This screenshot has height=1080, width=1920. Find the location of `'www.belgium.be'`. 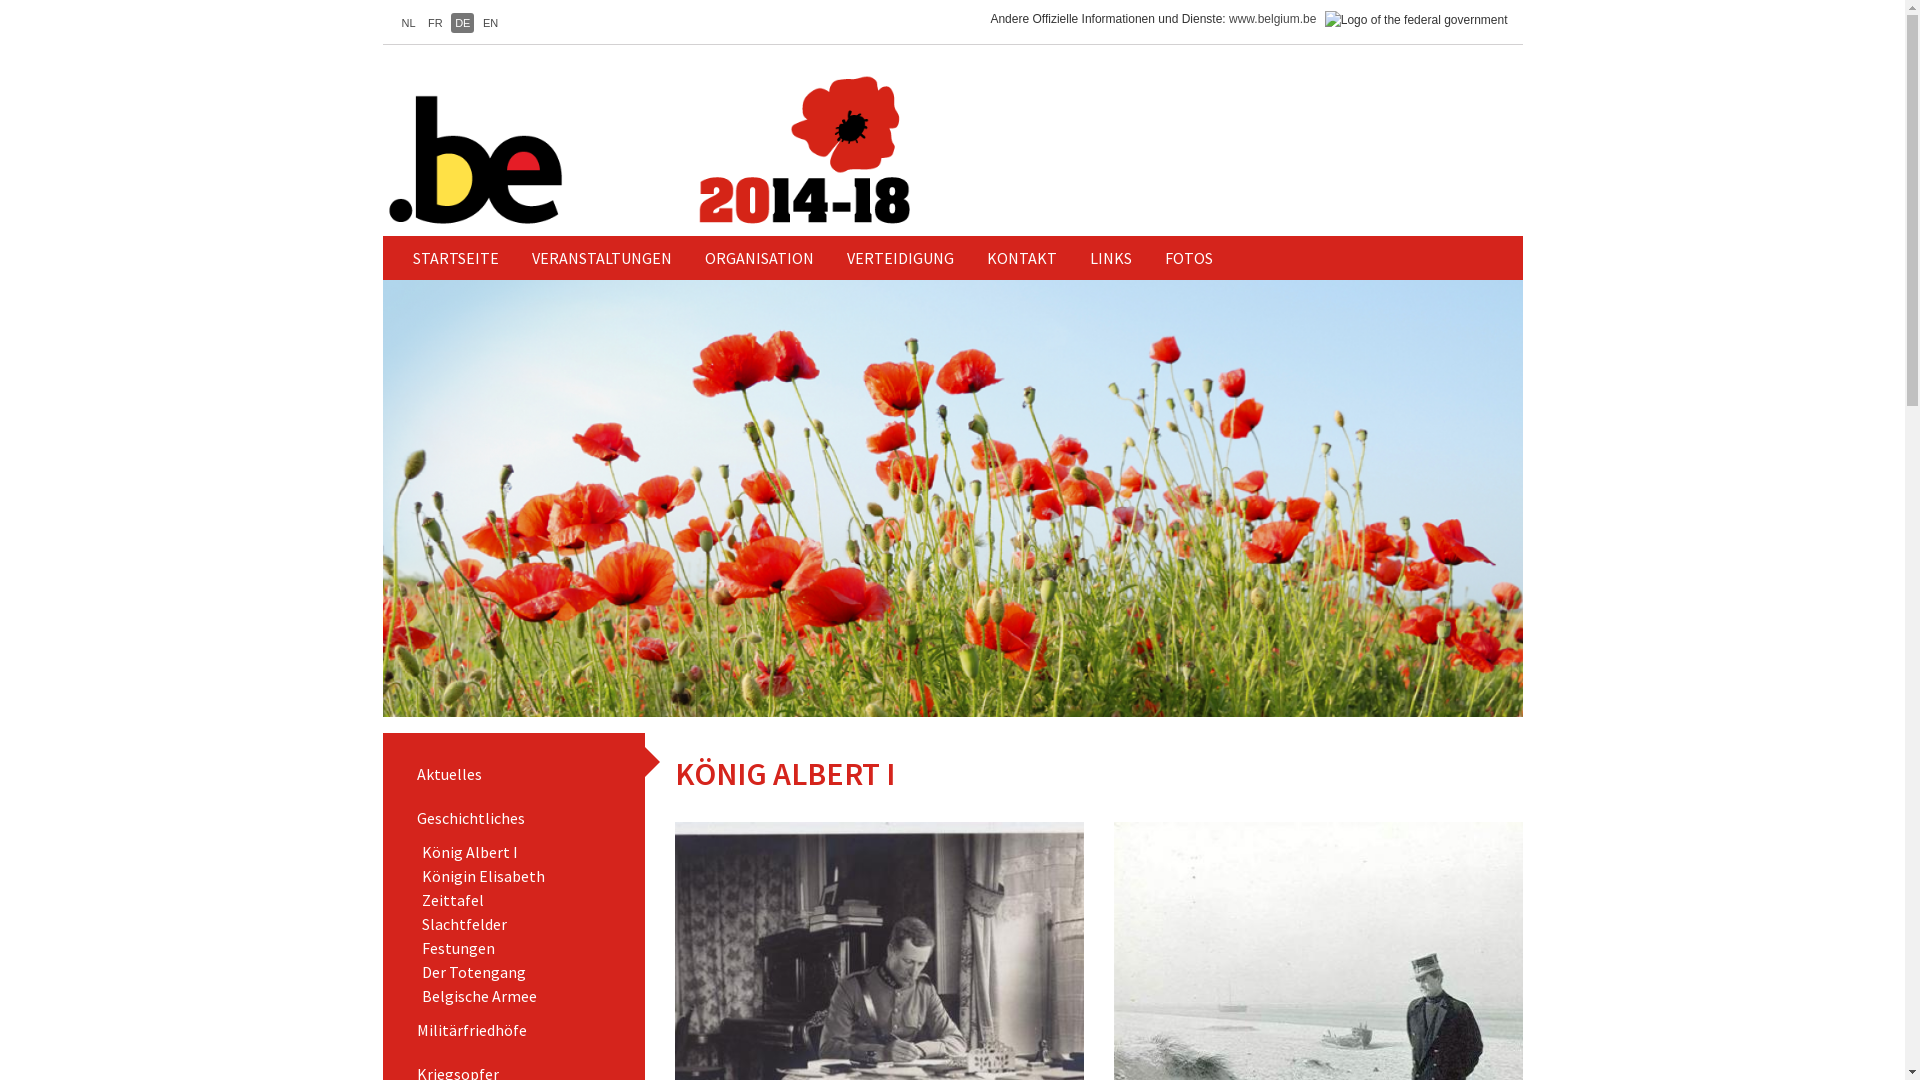

'www.belgium.be' is located at coordinates (1271, 19).